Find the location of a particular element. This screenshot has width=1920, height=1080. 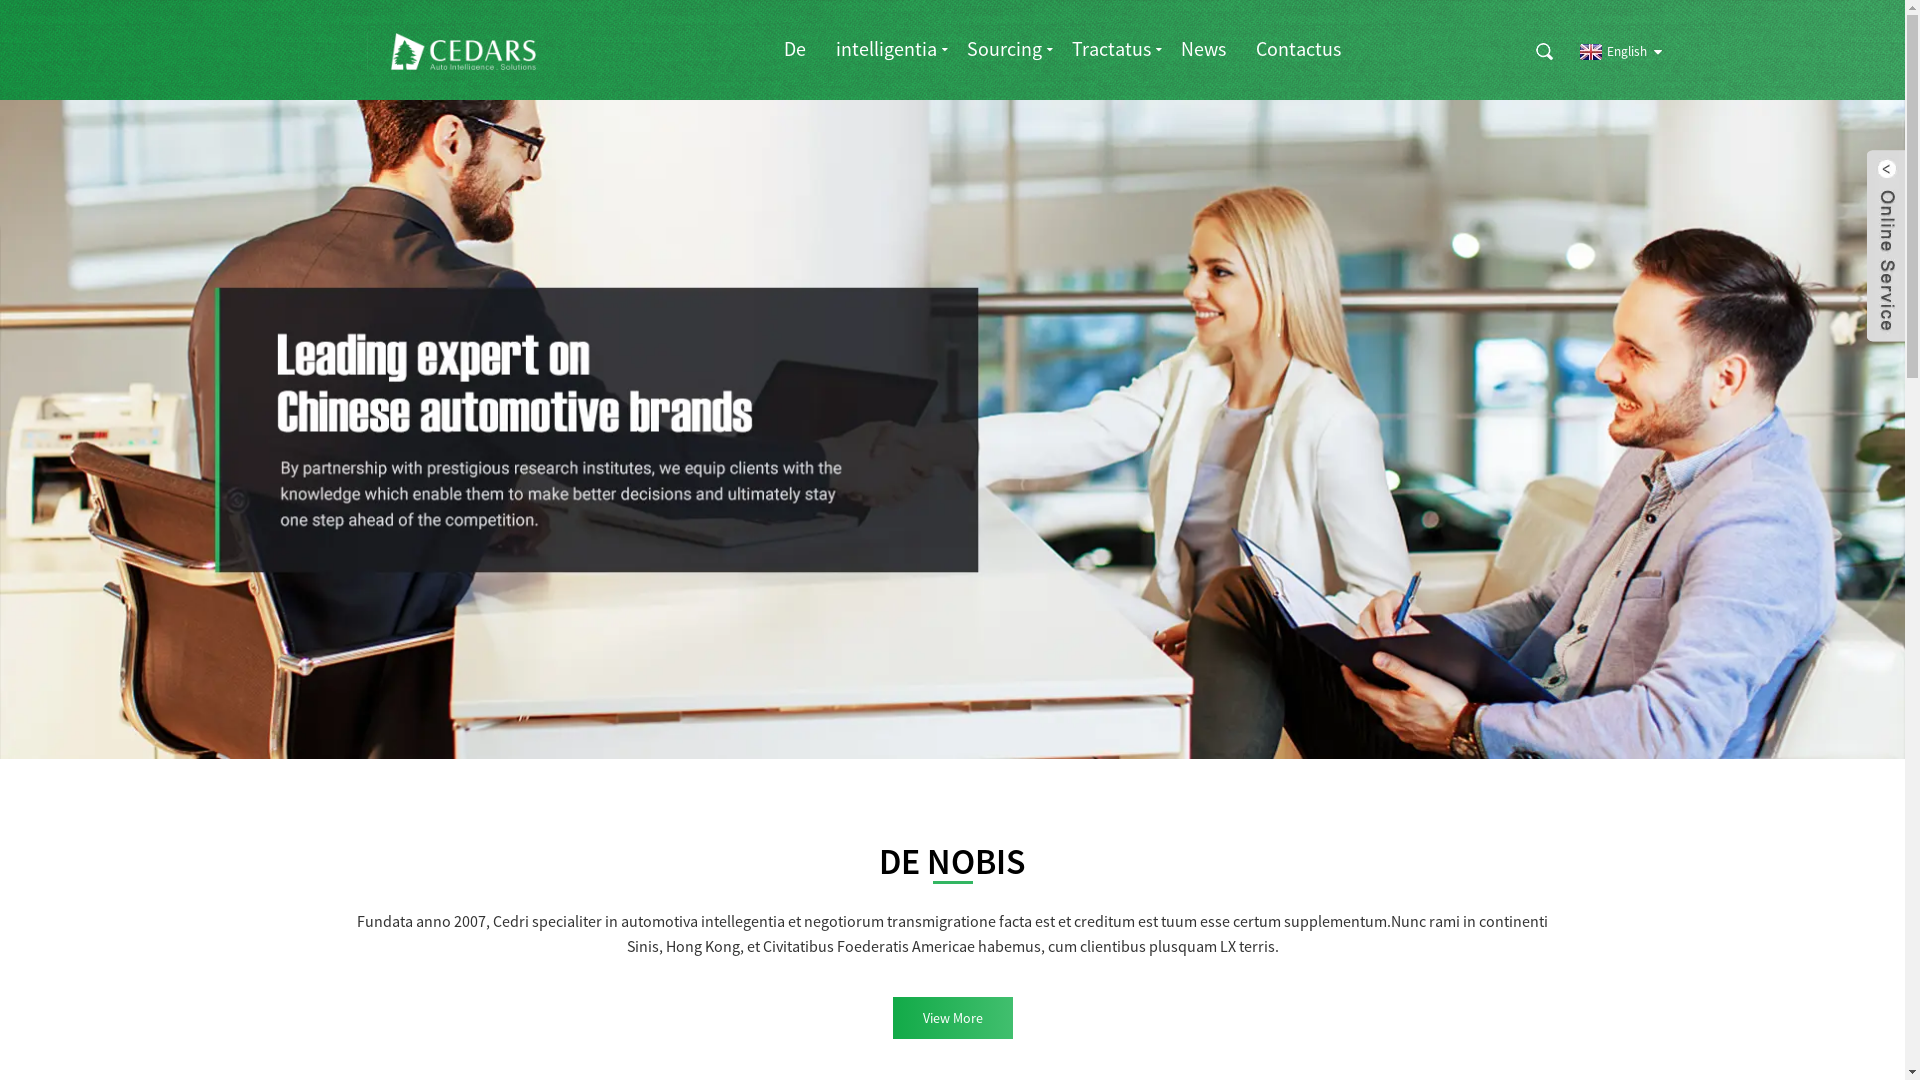

'View More' is located at coordinates (950, 1018).